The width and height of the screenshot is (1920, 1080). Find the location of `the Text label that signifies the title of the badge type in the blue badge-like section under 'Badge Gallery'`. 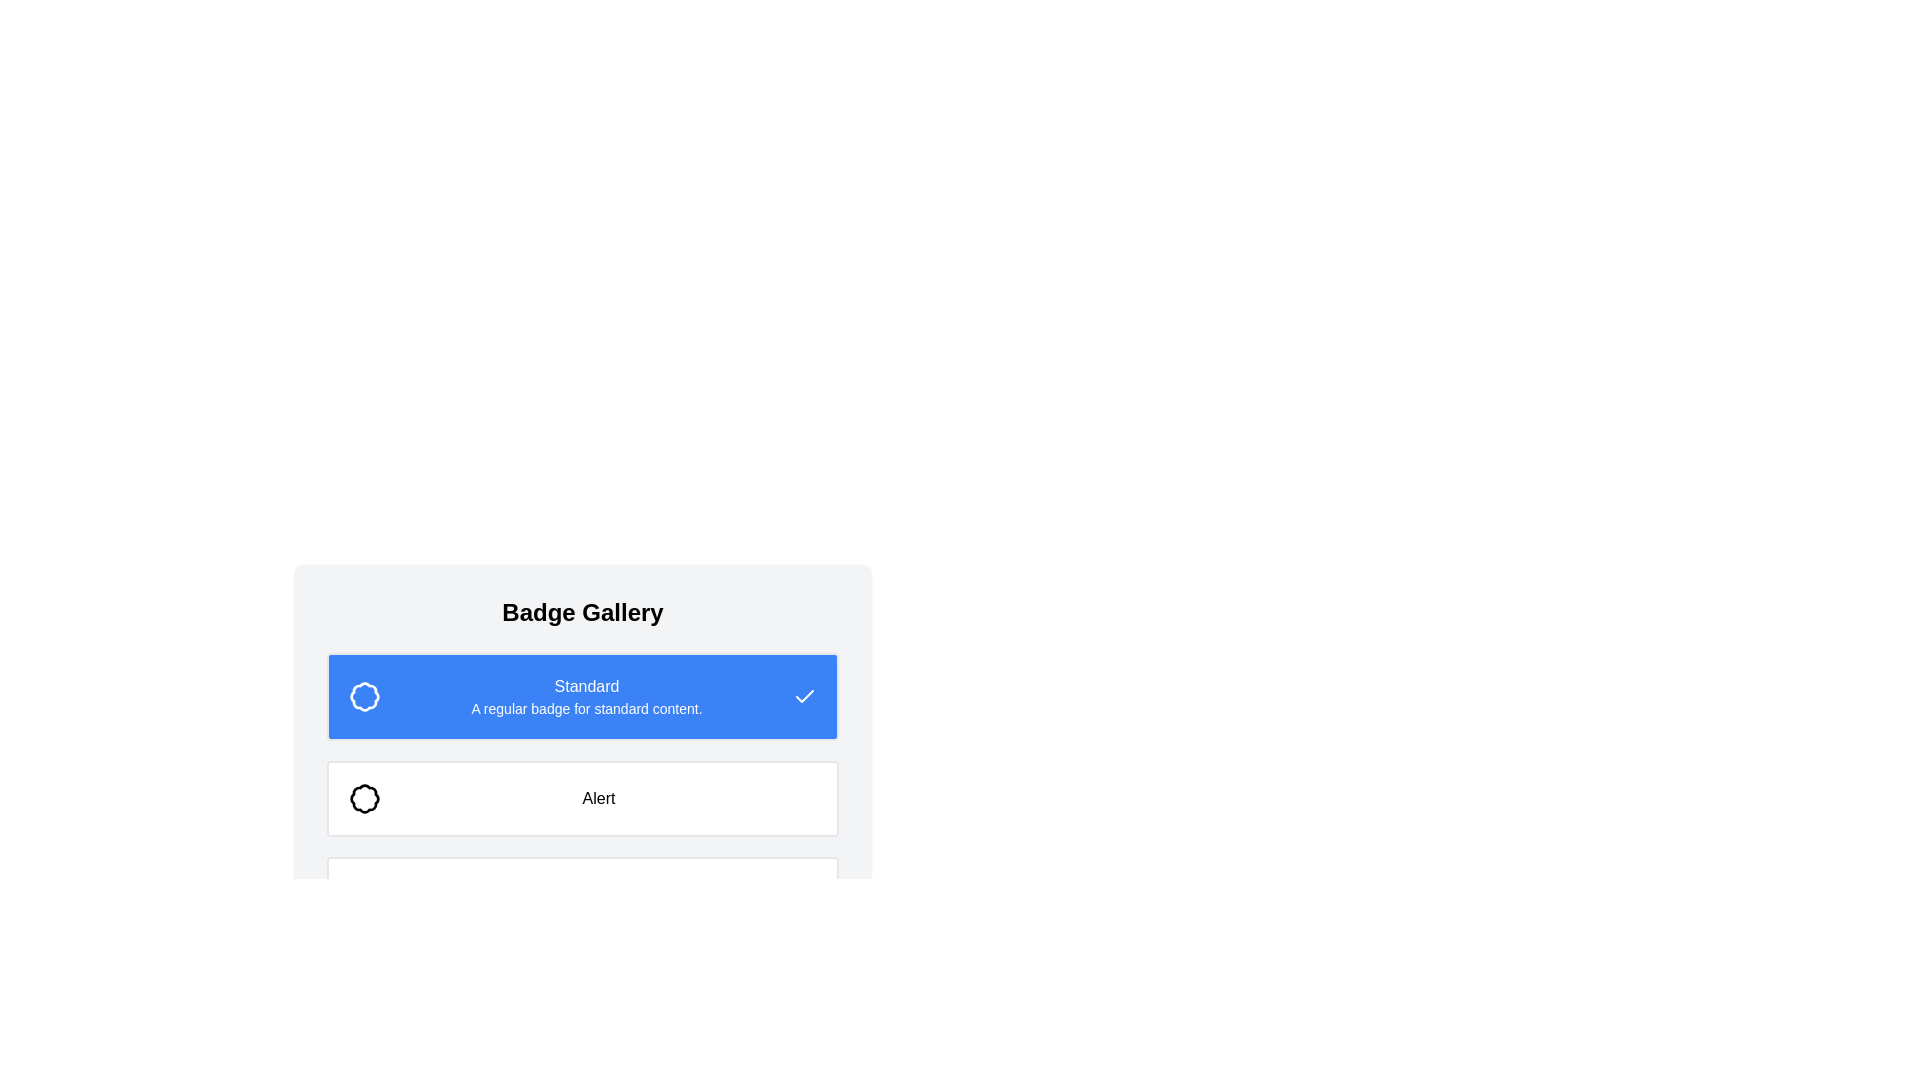

the Text label that signifies the title of the badge type in the blue badge-like section under 'Badge Gallery' is located at coordinates (585, 685).